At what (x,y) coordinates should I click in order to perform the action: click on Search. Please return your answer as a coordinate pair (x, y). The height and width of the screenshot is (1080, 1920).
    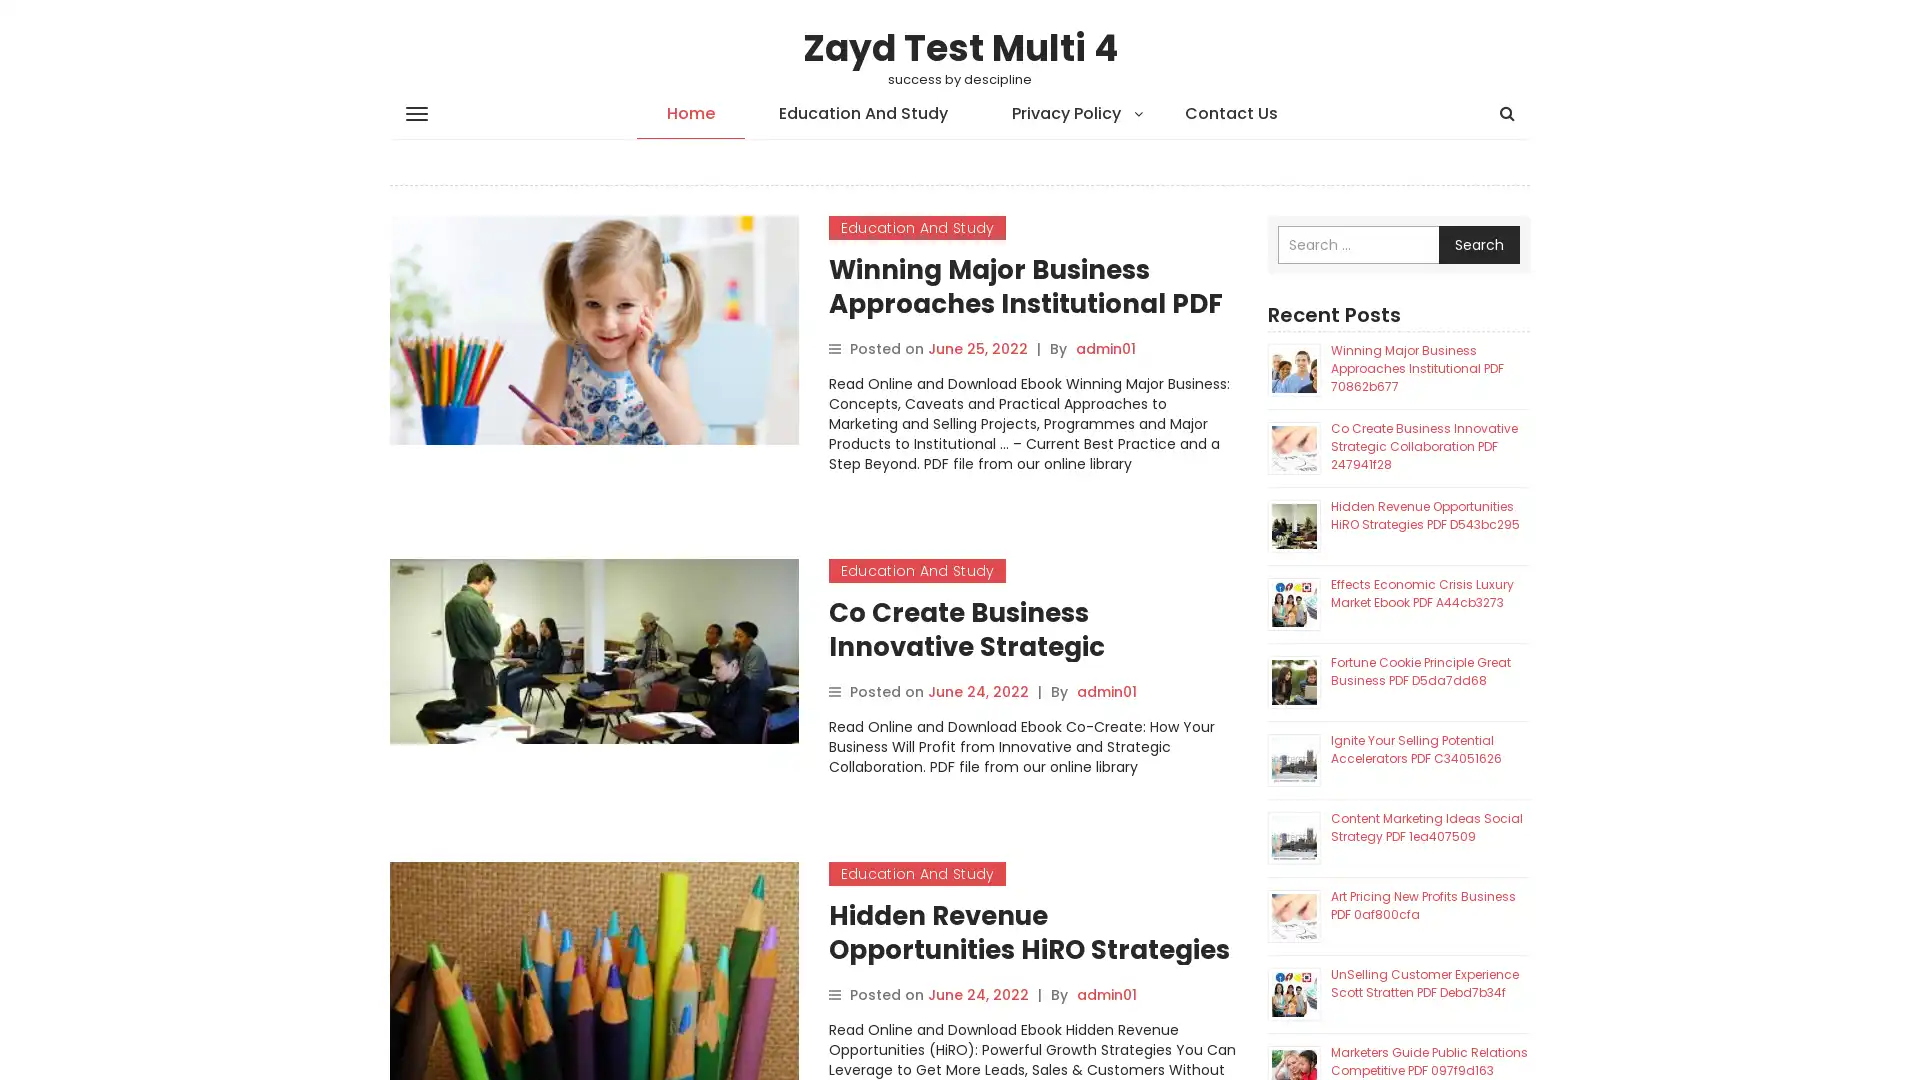
    Looking at the image, I should click on (1479, 244).